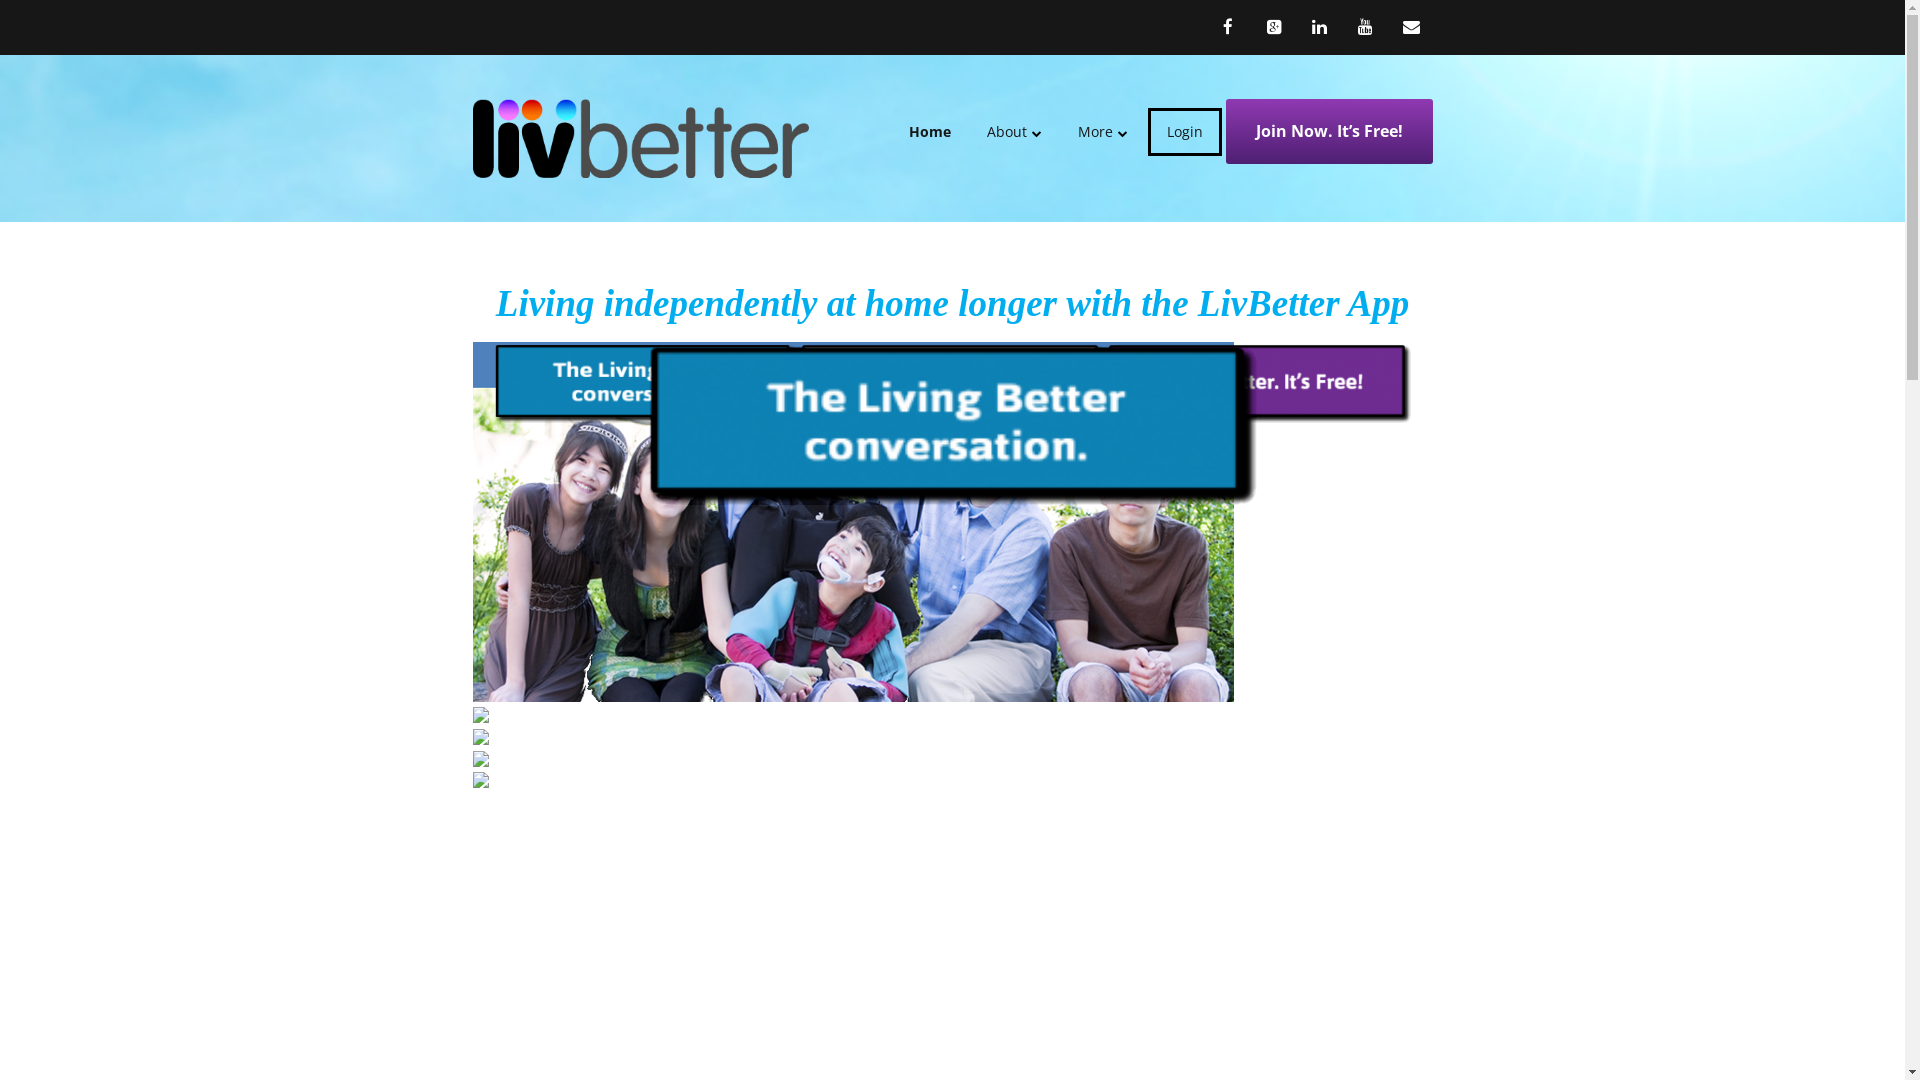 This screenshot has height=1080, width=1920. What do you see at coordinates (971, 111) in the screenshot?
I see `'Skip to content'` at bounding box center [971, 111].